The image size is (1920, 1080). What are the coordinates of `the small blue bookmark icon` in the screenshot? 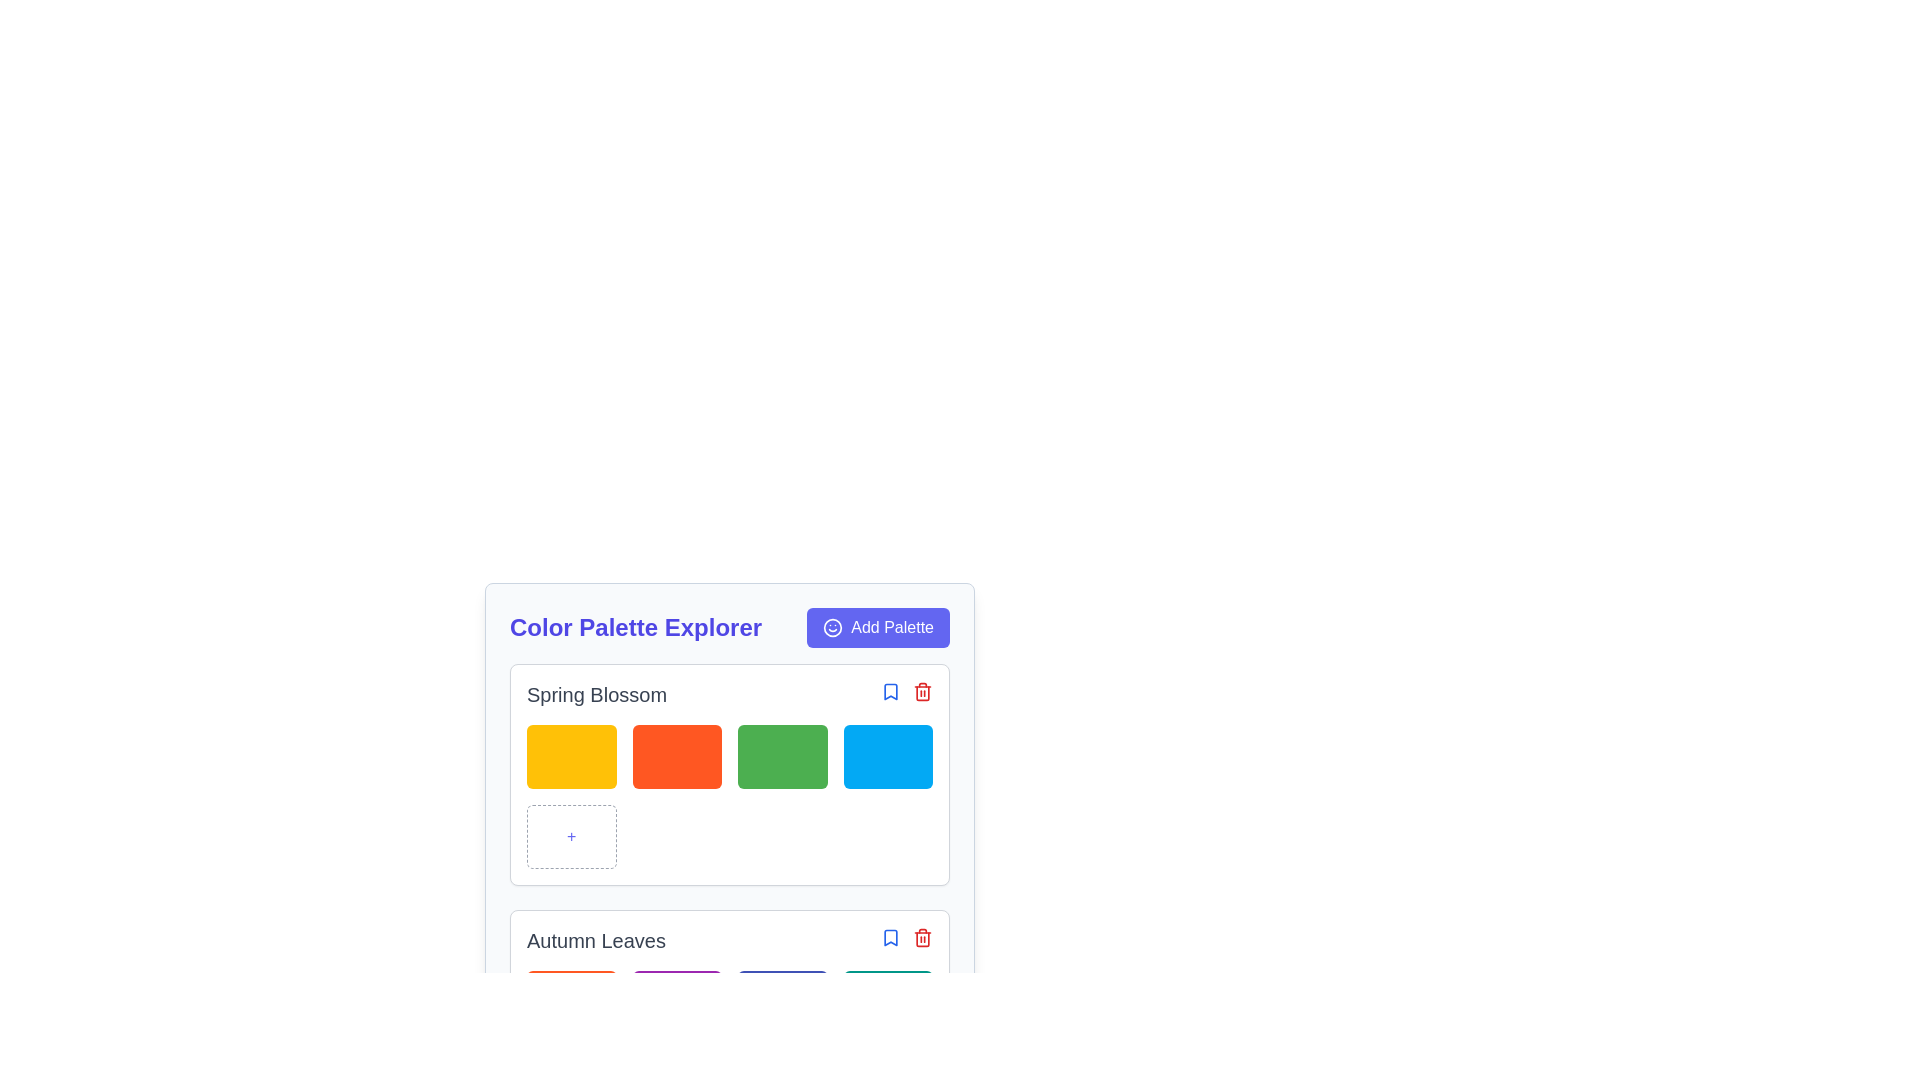 It's located at (890, 937).